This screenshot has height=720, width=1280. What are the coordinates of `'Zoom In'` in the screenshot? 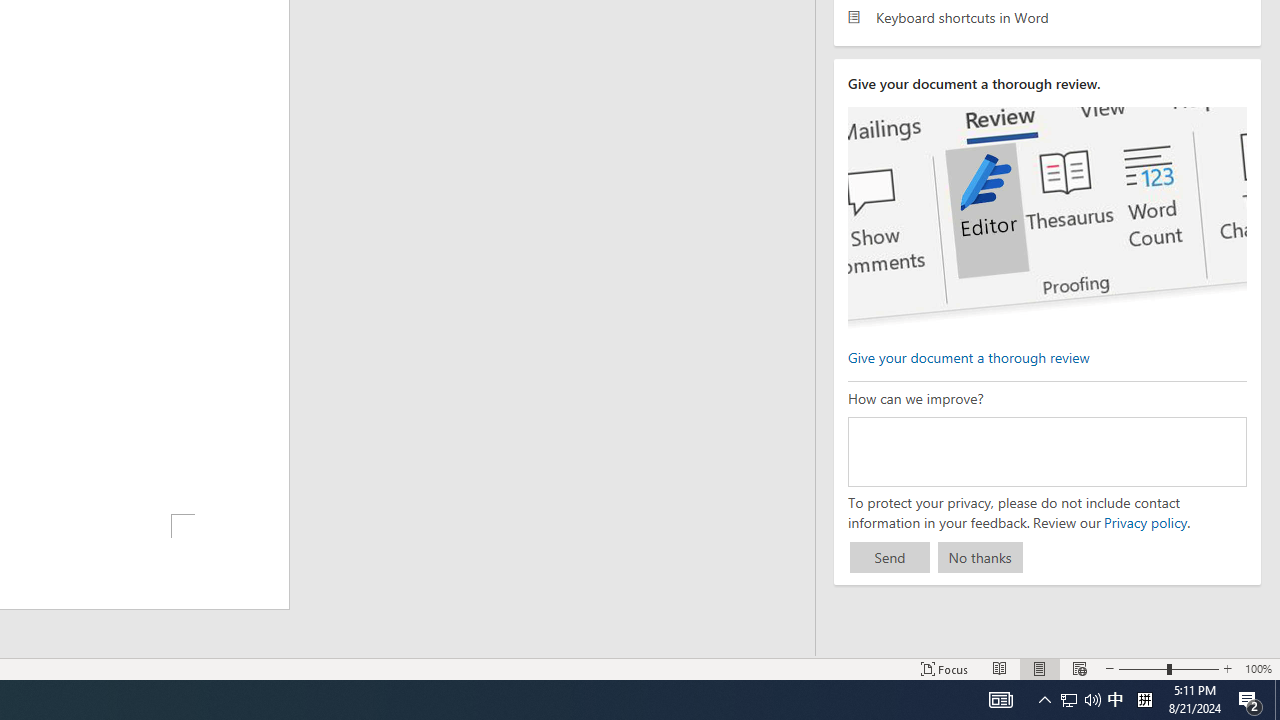 It's located at (1226, 669).